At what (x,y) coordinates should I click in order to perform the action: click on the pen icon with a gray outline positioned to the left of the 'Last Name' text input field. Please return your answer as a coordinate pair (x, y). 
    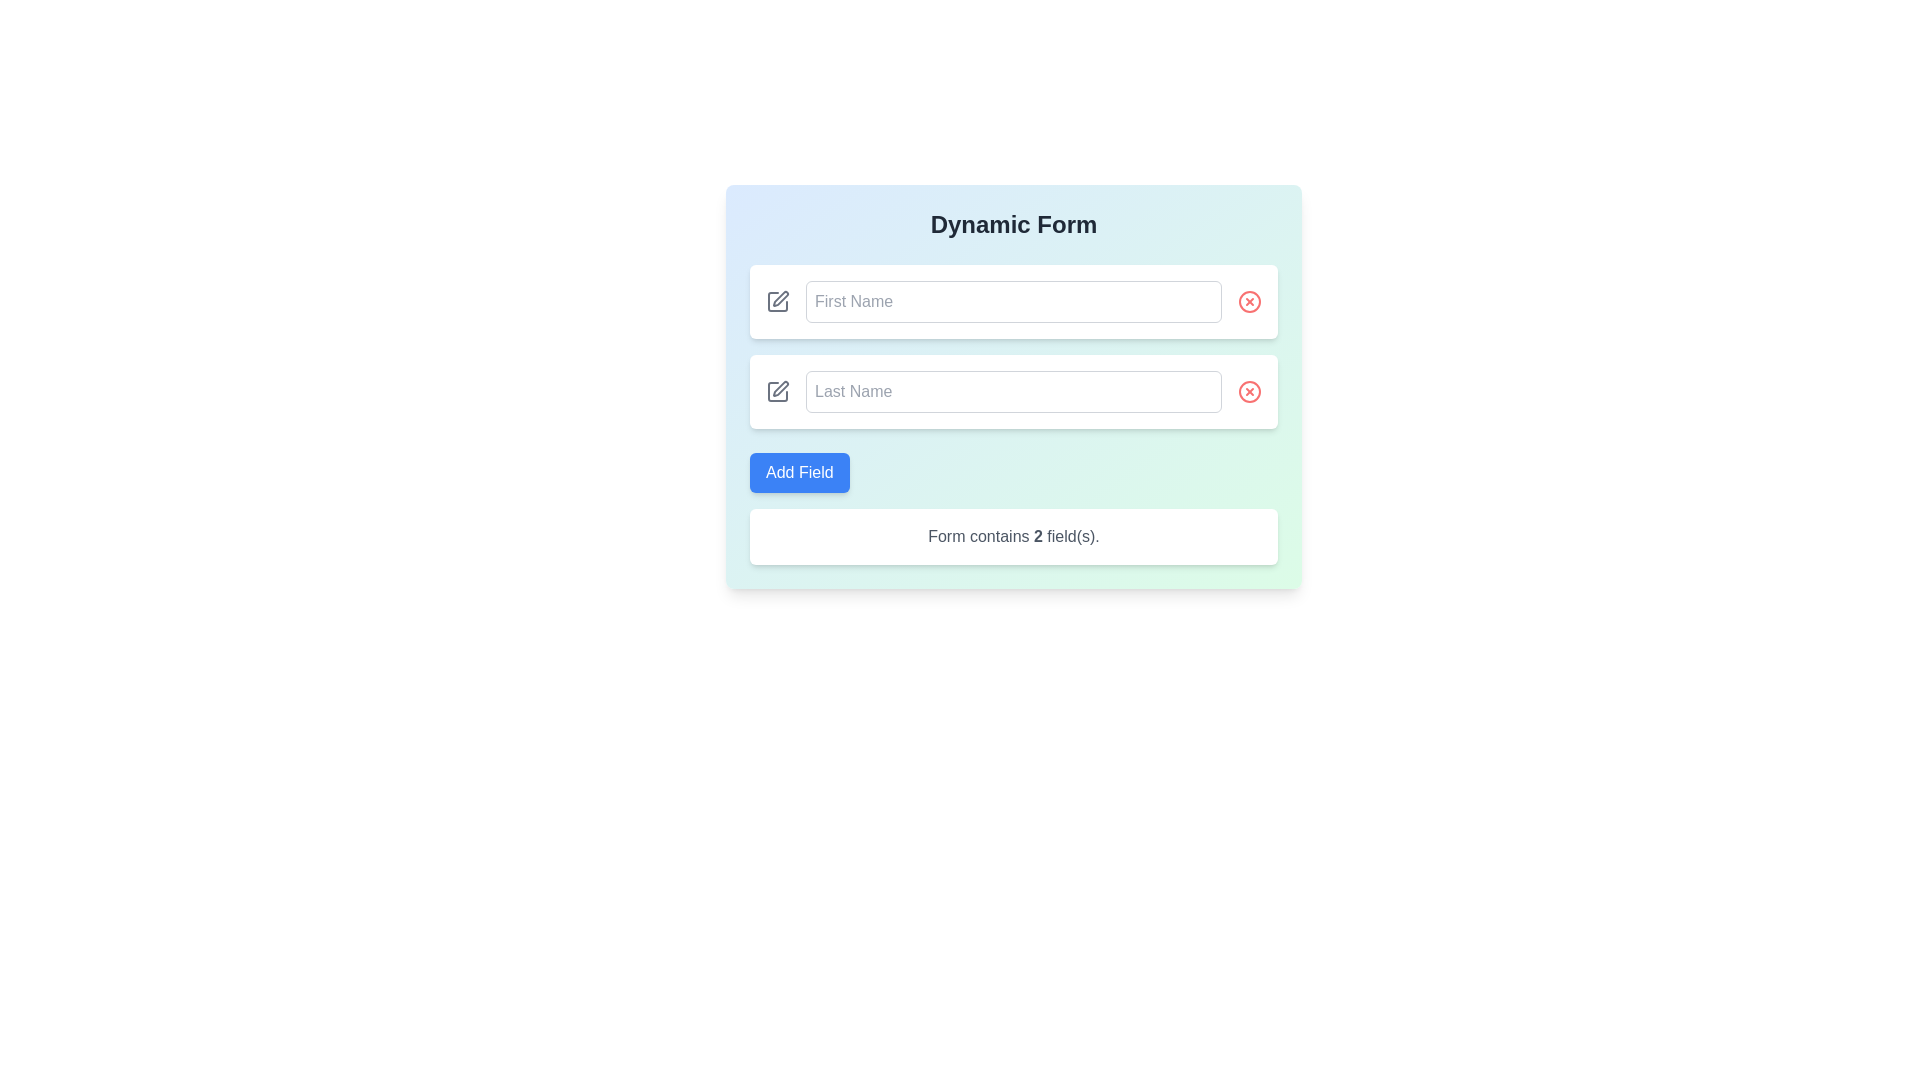
    Looking at the image, I should click on (776, 392).